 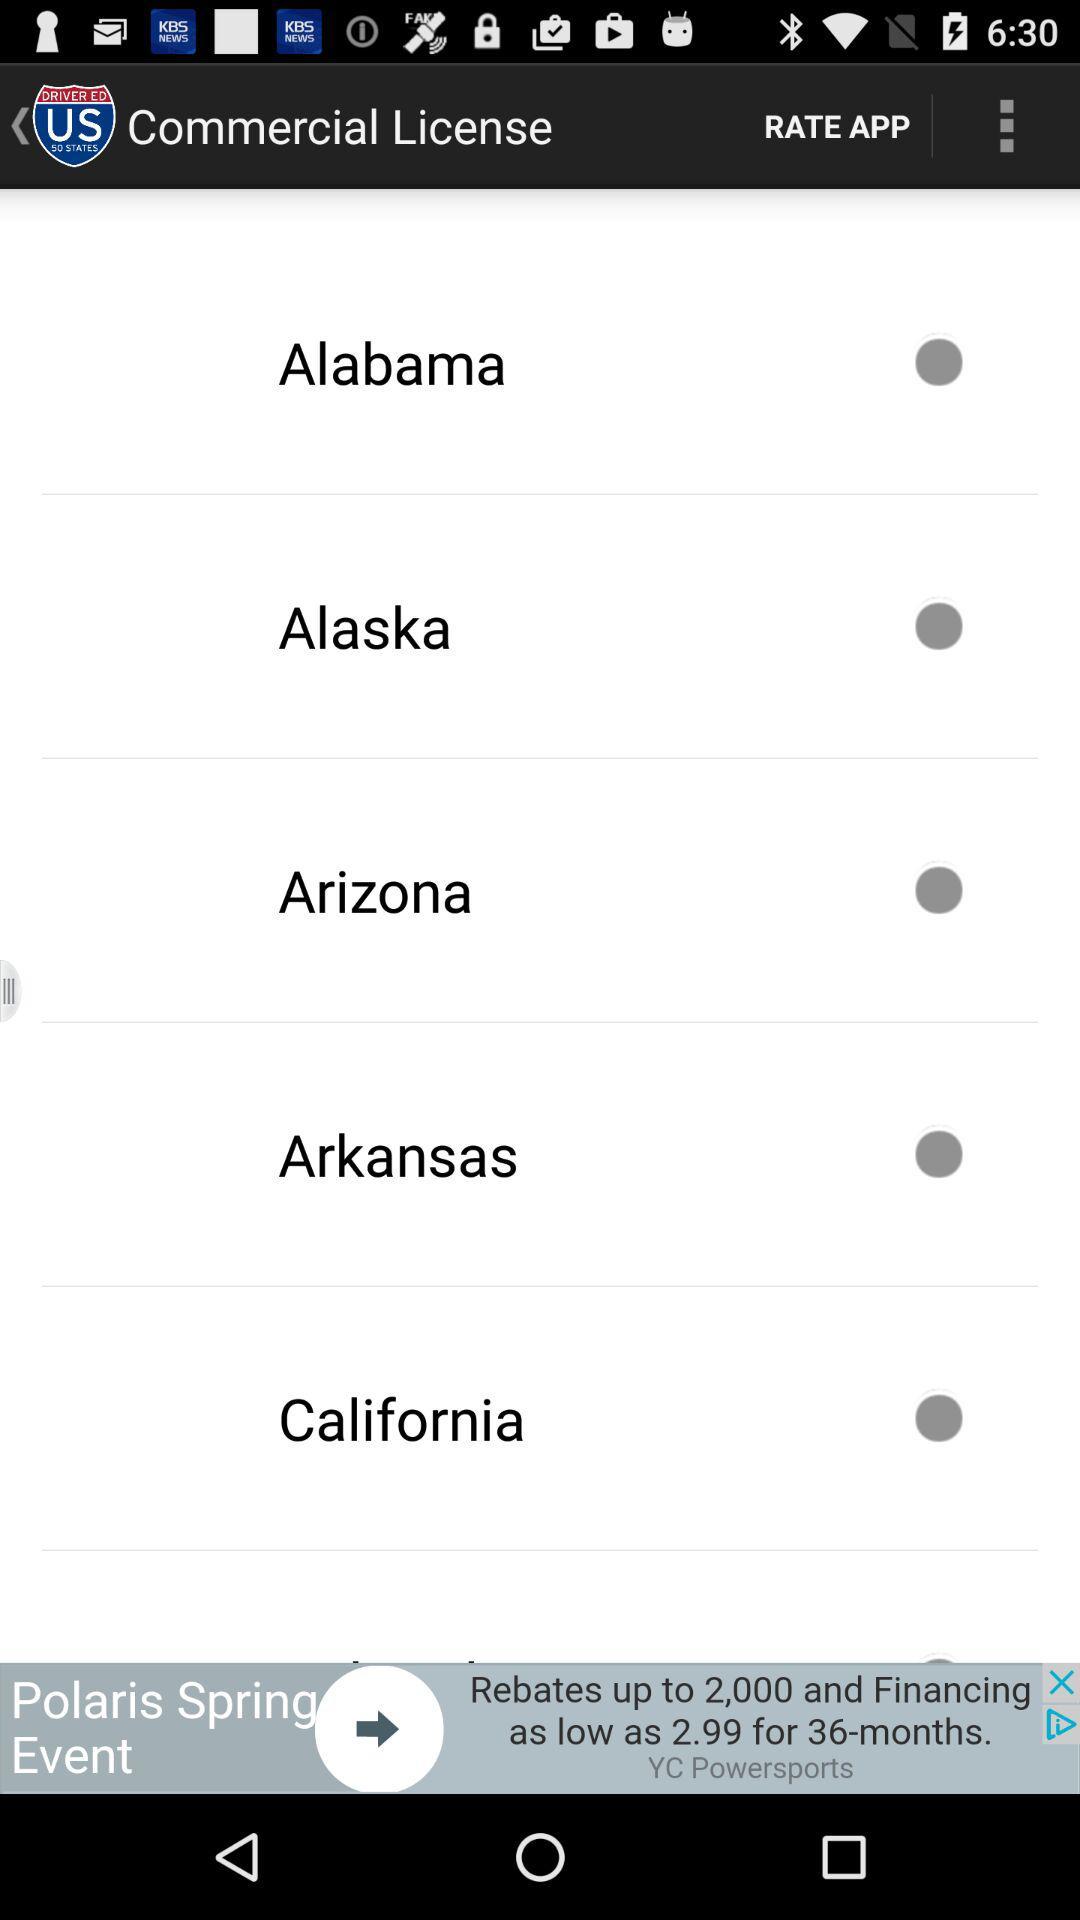 What do you see at coordinates (23, 1059) in the screenshot?
I see `the menu icon` at bounding box center [23, 1059].